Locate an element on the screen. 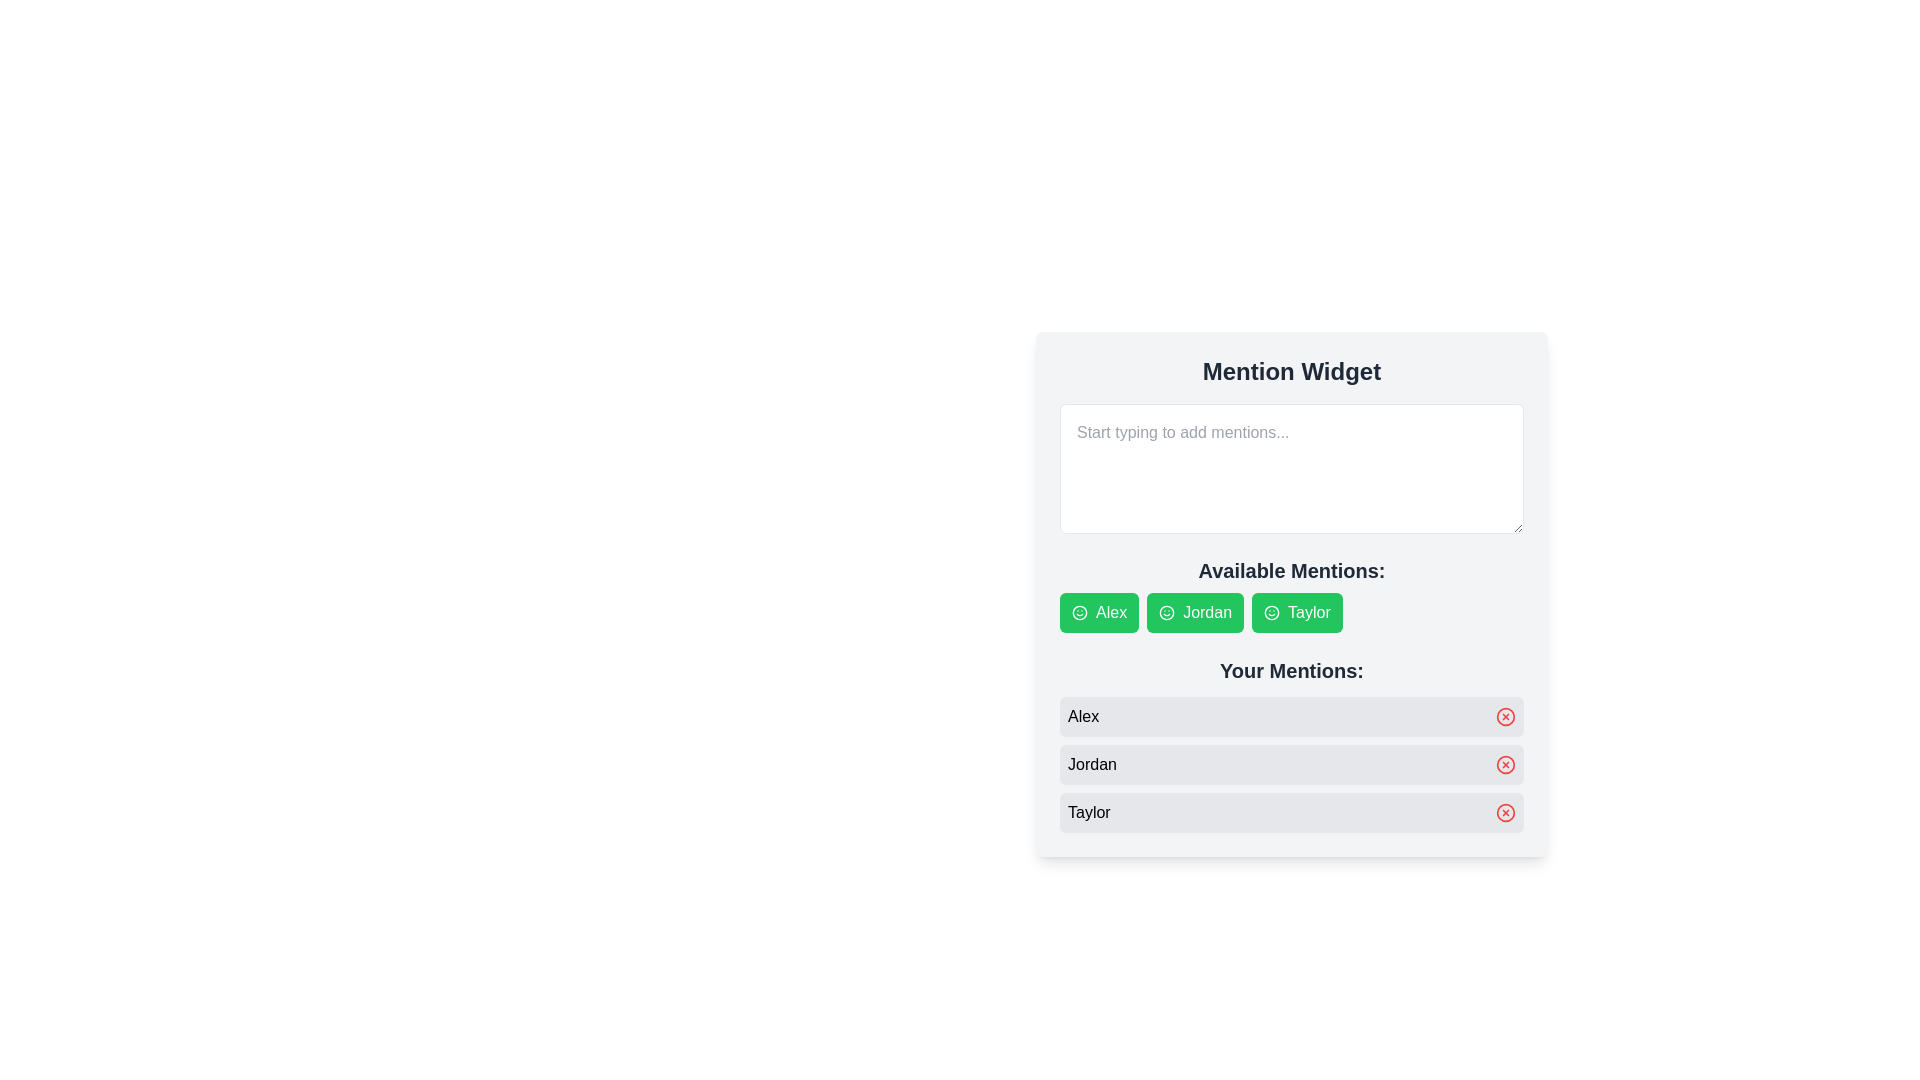  circular SVG component located within the 'Alex' icon in the 'Available Mentions' section by using developer tools is located at coordinates (1079, 612).